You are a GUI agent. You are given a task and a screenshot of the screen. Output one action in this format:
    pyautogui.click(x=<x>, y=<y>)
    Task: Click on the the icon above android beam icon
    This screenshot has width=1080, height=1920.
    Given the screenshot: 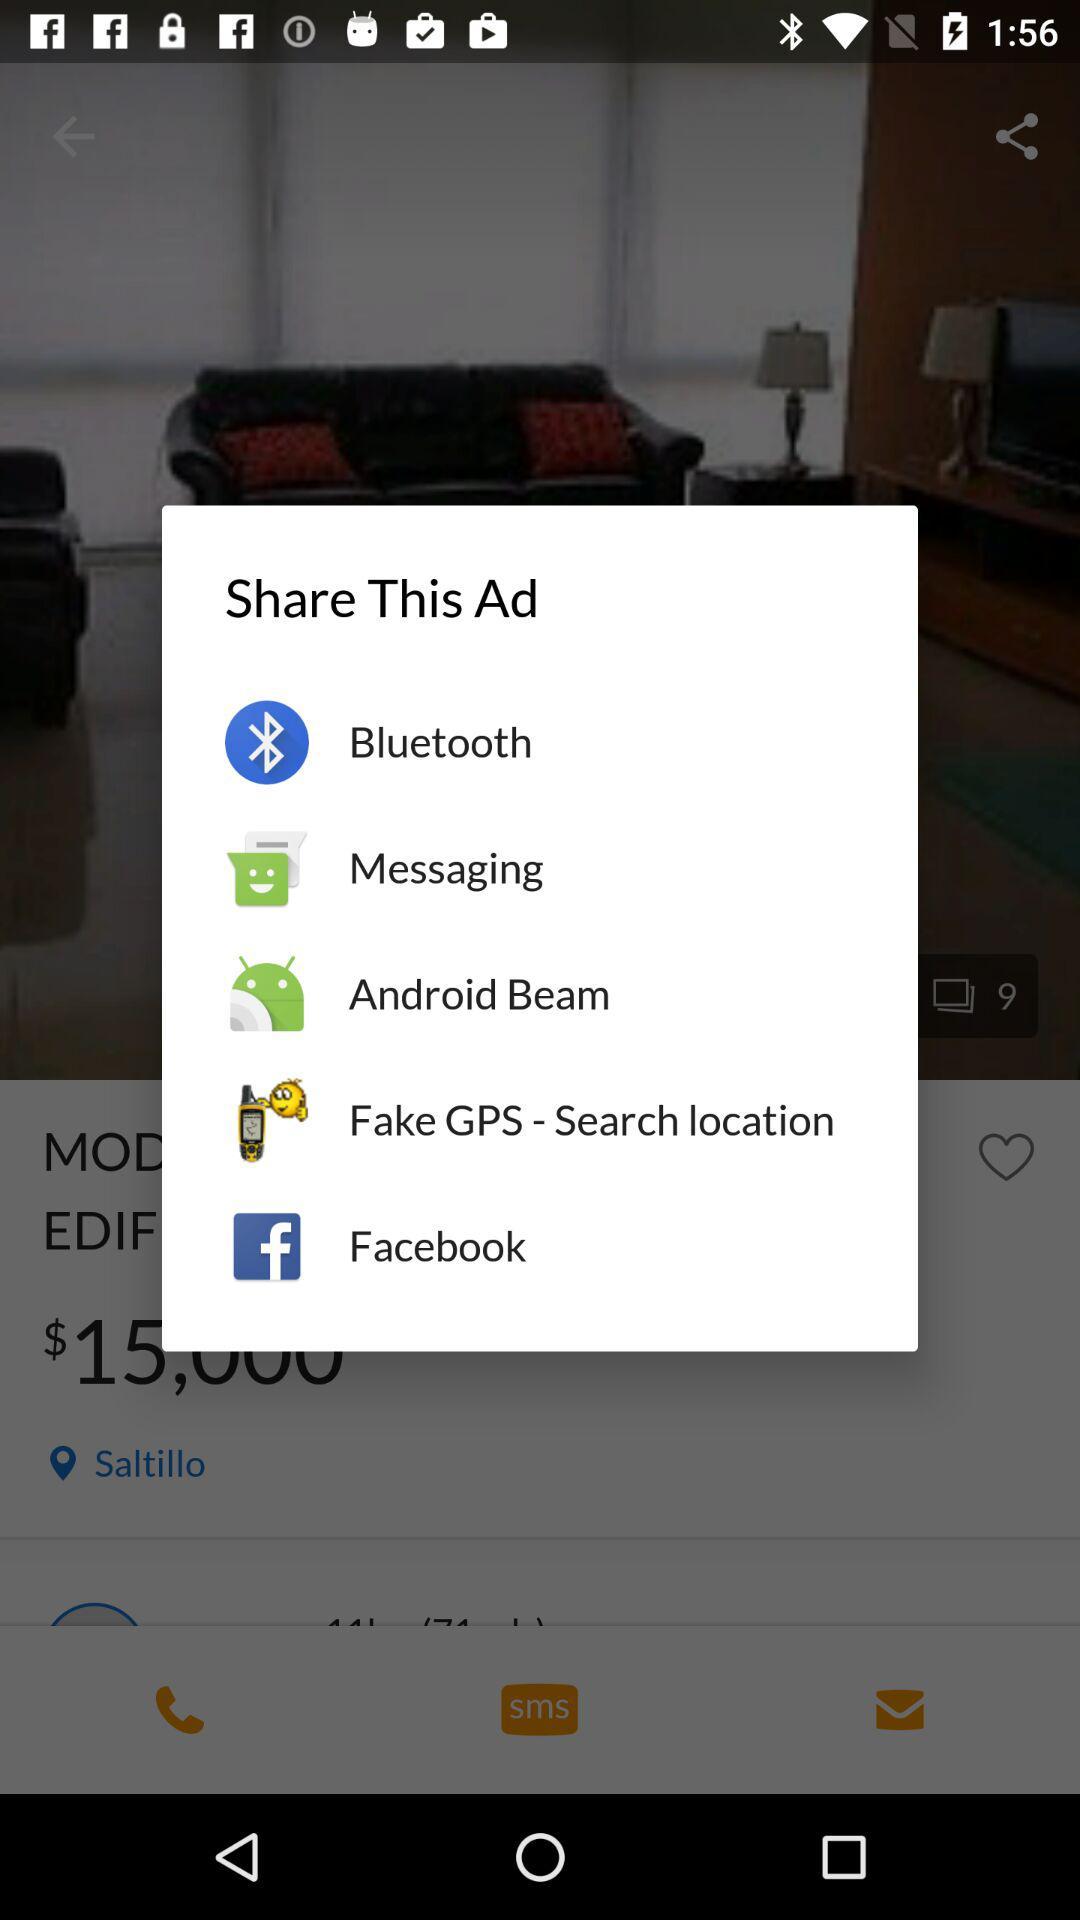 What is the action you would take?
    pyautogui.click(x=600, y=868)
    